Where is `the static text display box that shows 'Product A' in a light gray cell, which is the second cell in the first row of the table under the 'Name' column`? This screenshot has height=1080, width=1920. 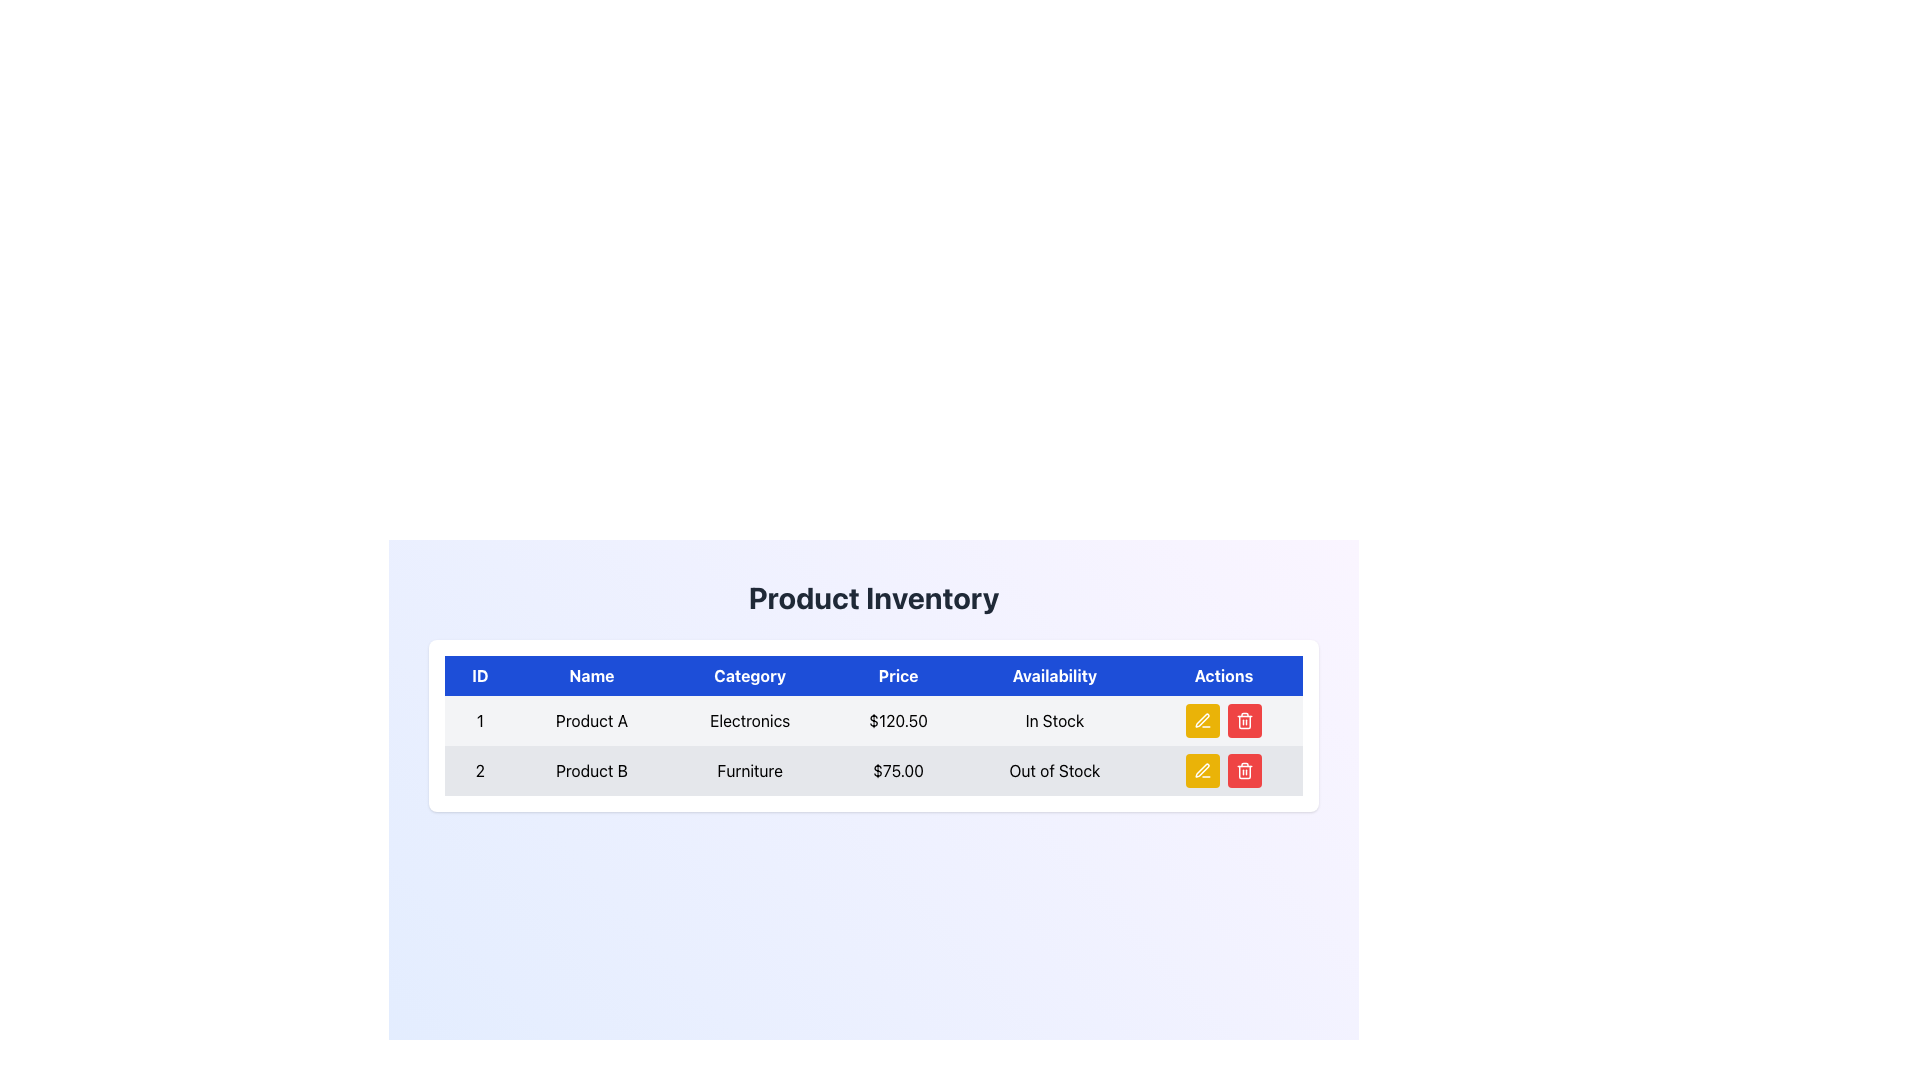
the static text display box that shows 'Product A' in a light gray cell, which is the second cell in the first row of the table under the 'Name' column is located at coordinates (590, 721).